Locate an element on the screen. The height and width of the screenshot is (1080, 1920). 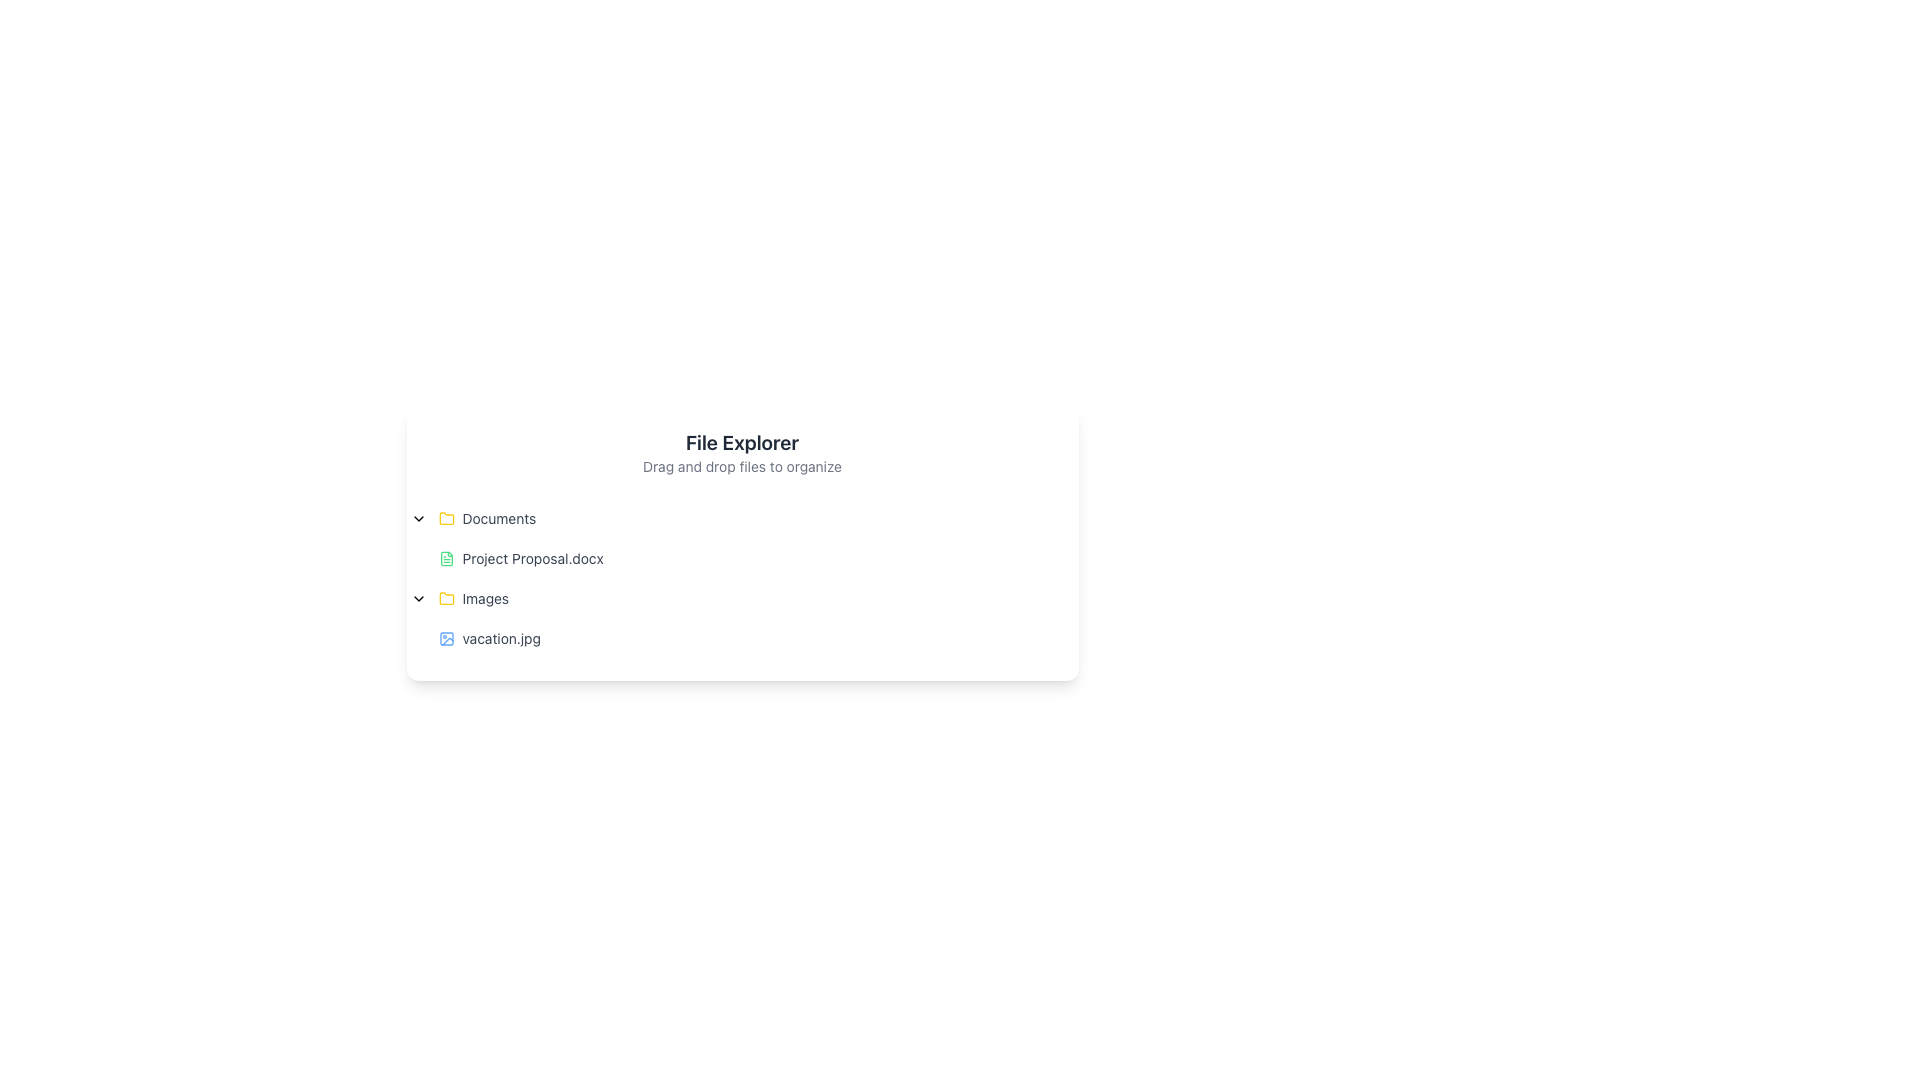
the static text label displaying 'Project Proposal.docx', which is styled with a small font size and gray color, and is located immediately to the right of a green file icon in the file explorer interface is located at coordinates (533, 559).